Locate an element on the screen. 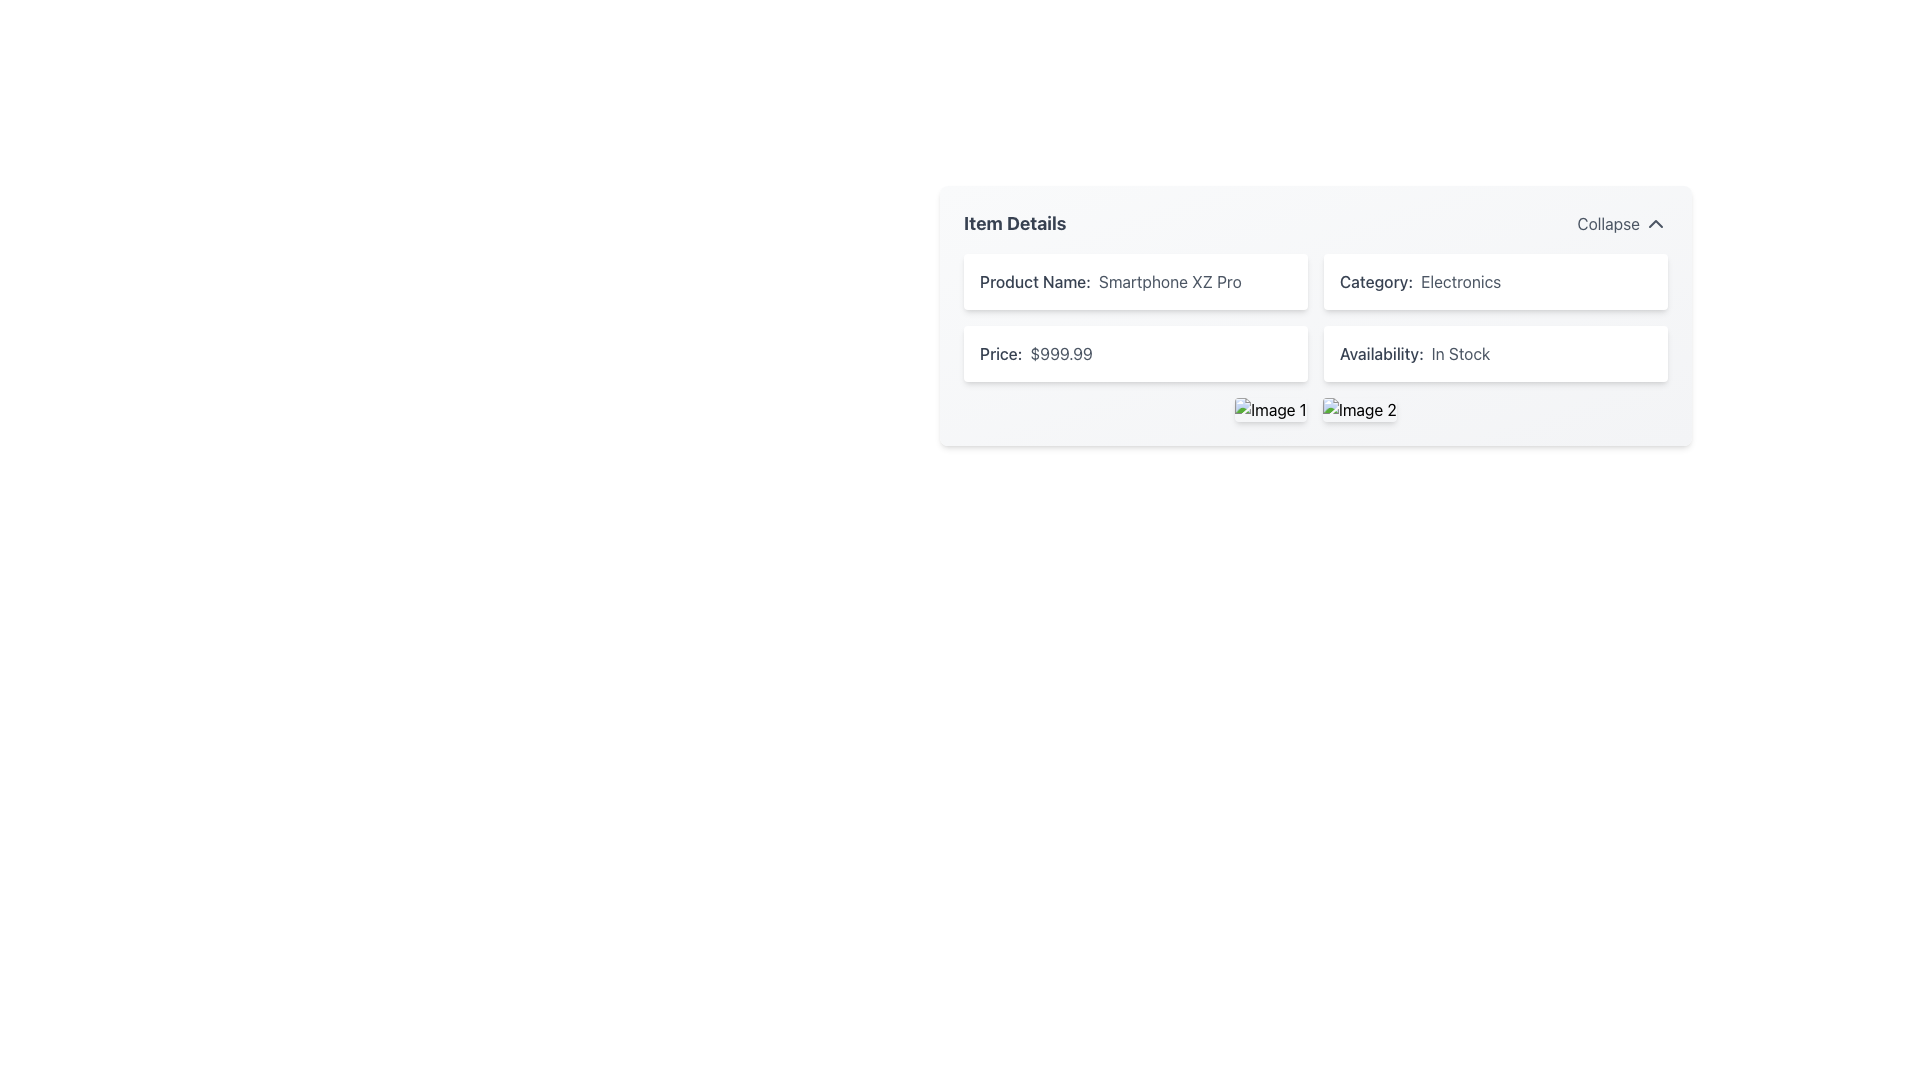 The image size is (1920, 1080). the individual image in the Image Group located at the bottom of the product details card, under the 'Availability' field is located at coordinates (1315, 408).